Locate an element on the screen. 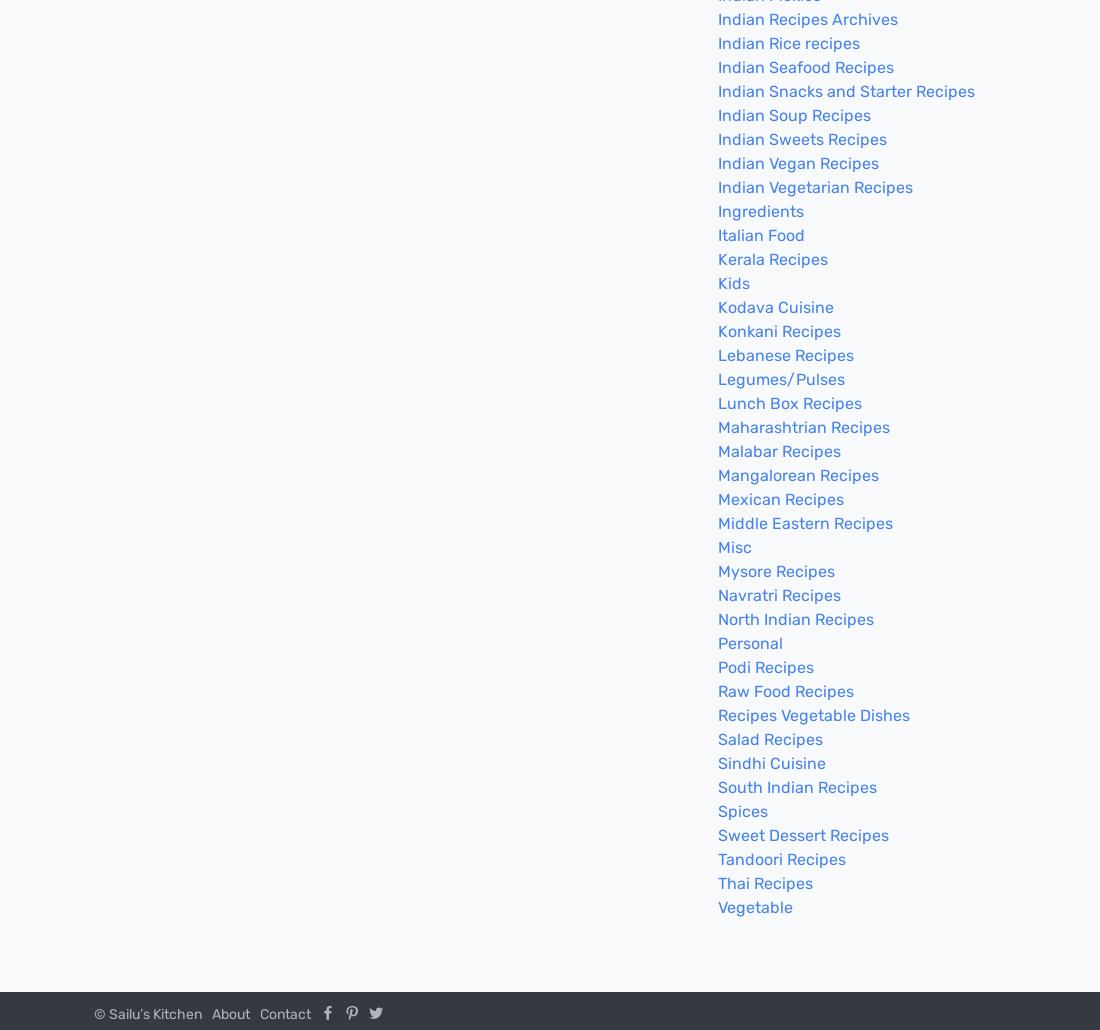 Image resolution: width=1100 pixels, height=1030 pixels. 'Legumes/Pulses' is located at coordinates (781, 379).